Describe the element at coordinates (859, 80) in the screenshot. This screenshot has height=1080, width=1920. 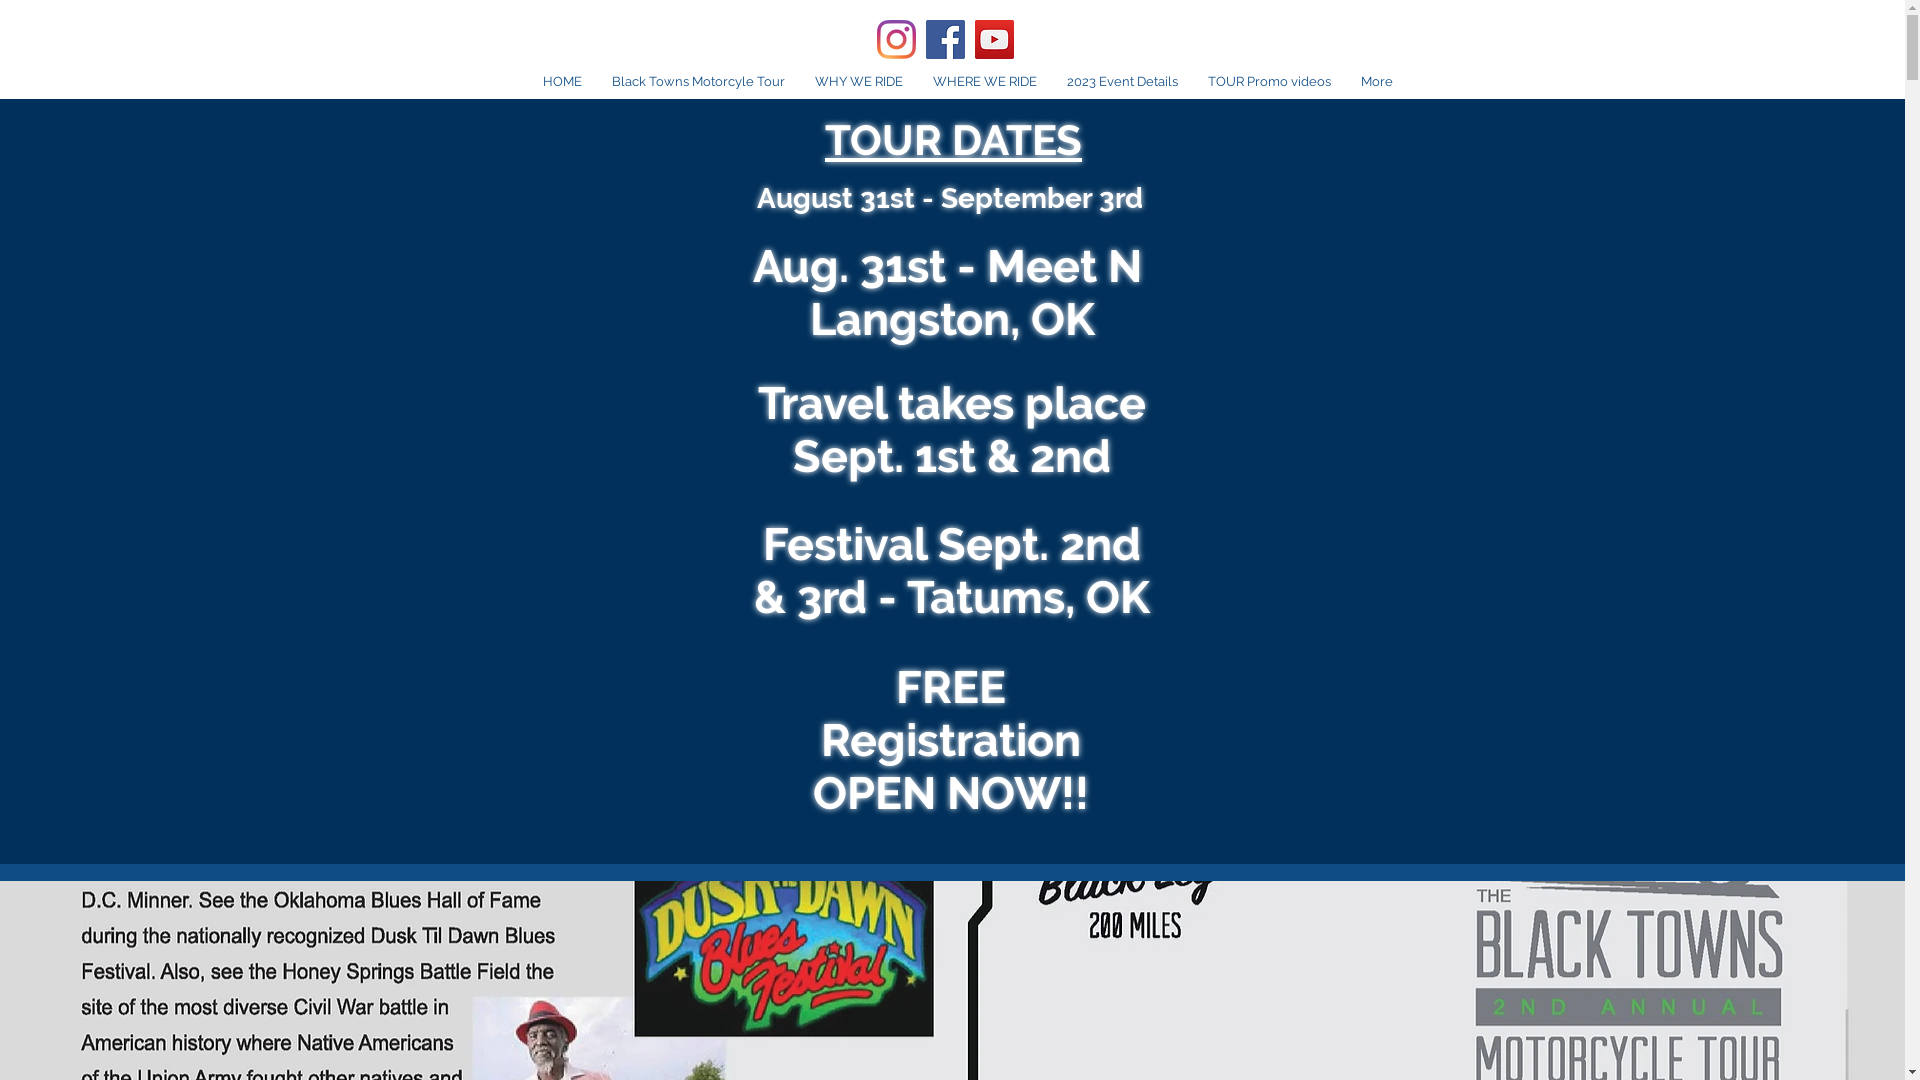
I see `'WHY WE RIDE'` at that location.